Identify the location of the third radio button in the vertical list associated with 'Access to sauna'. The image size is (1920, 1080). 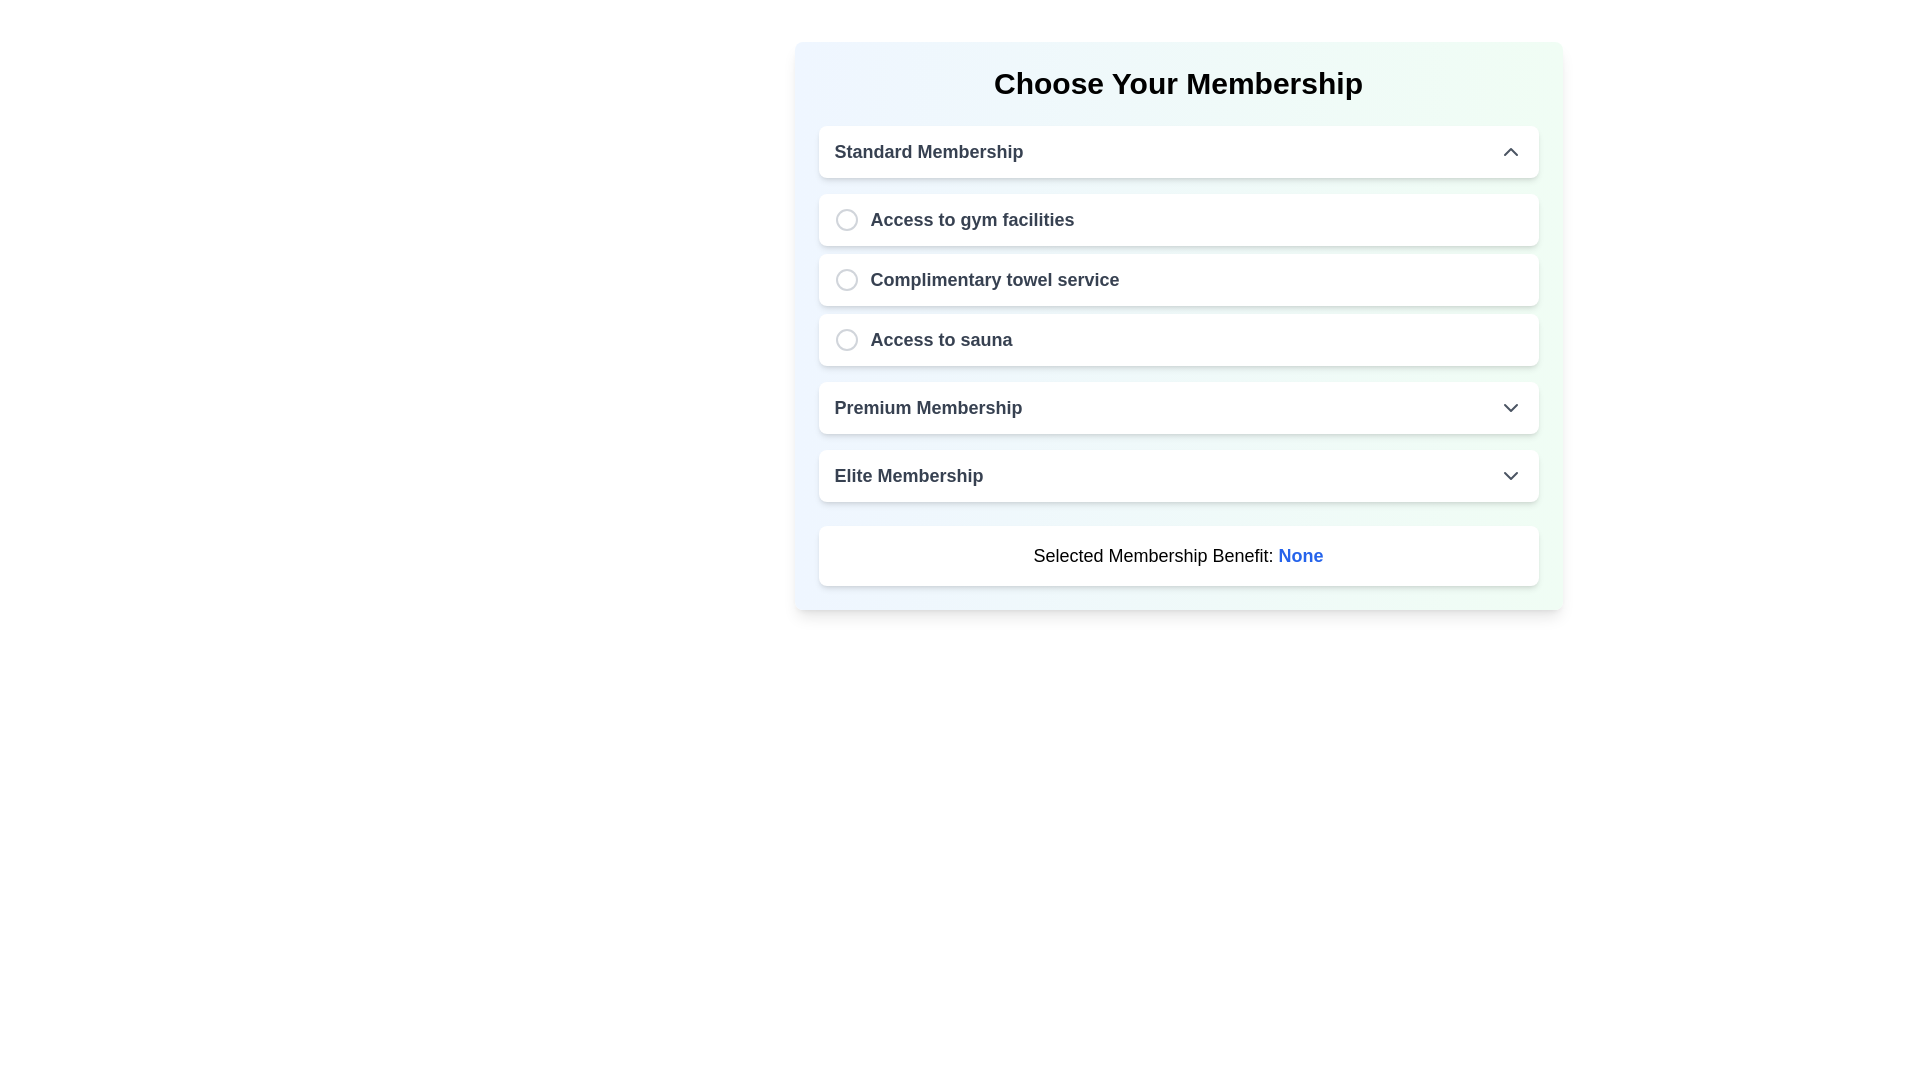
(846, 338).